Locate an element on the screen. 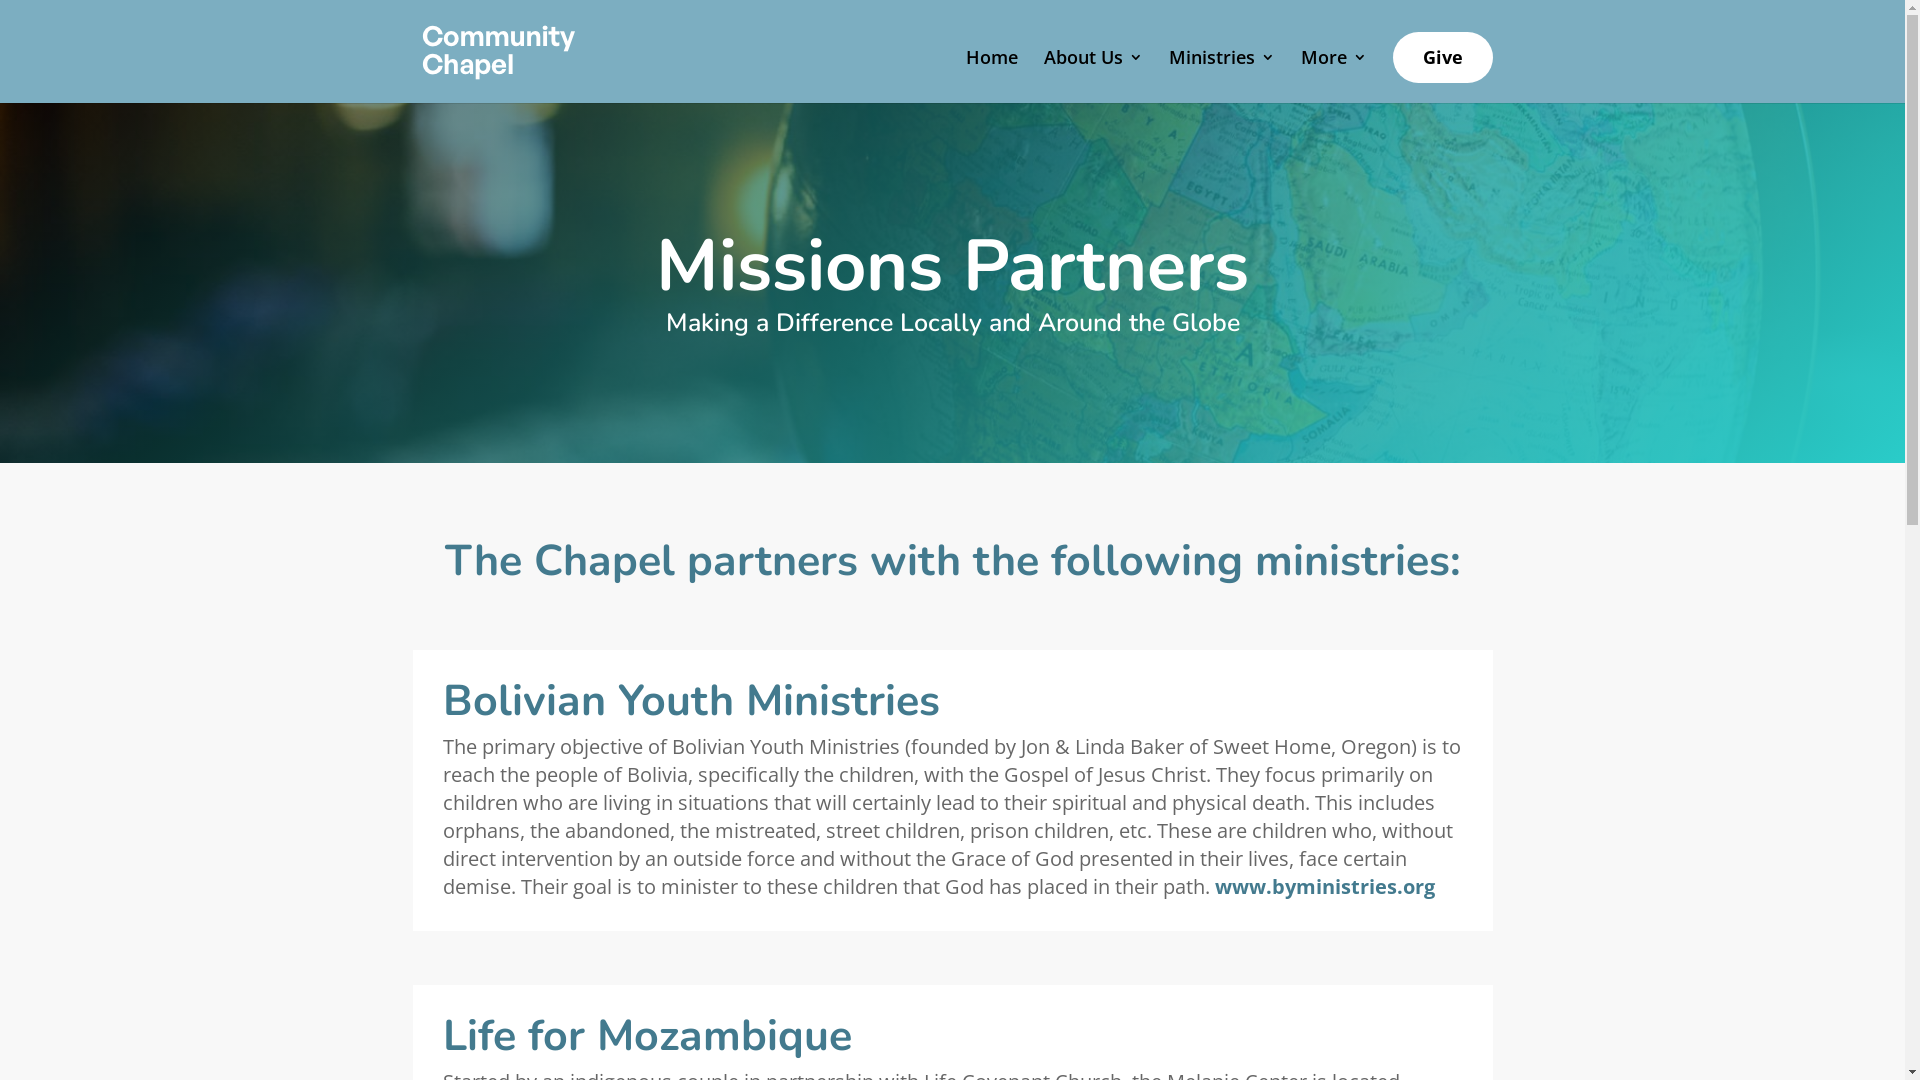 The height and width of the screenshot is (1080, 1920). 'www.byministries.org' is located at coordinates (1324, 885).